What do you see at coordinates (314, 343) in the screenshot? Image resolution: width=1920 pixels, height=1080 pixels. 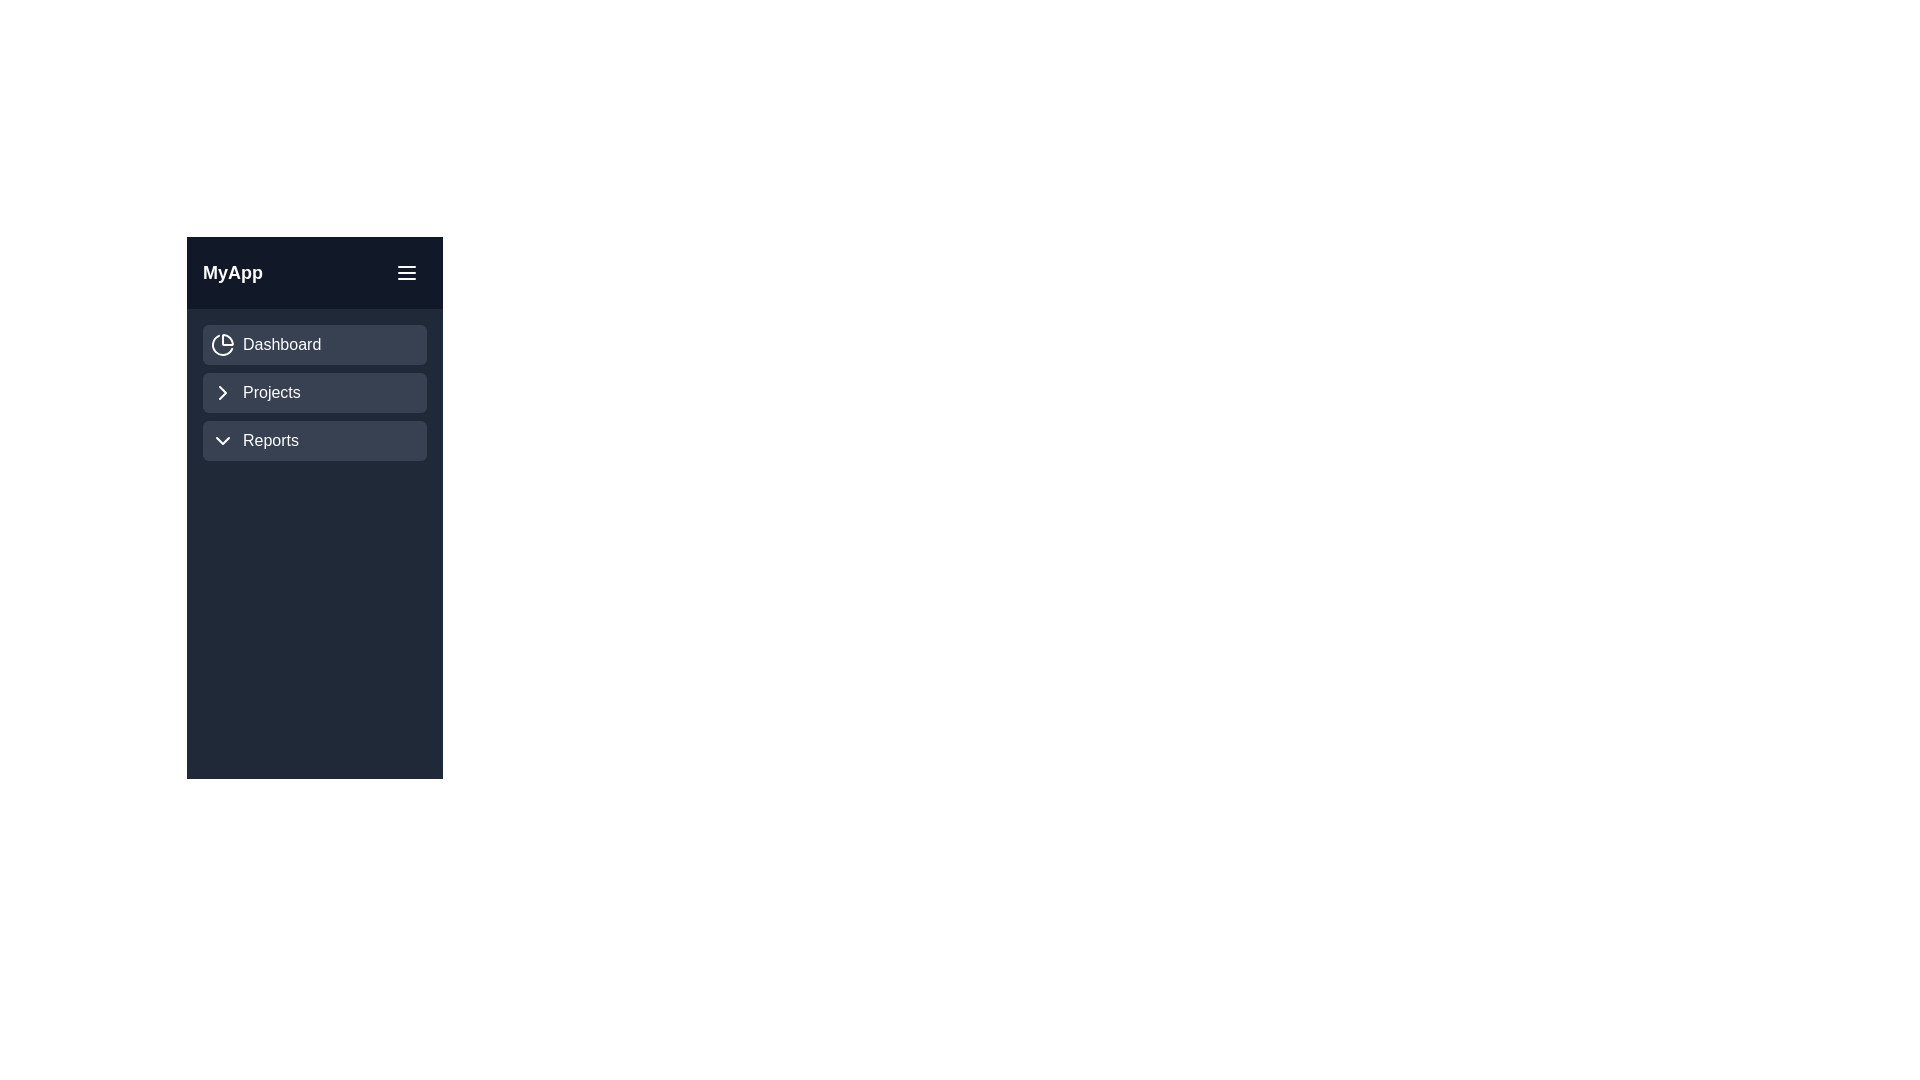 I see `the 'Dashboard' menu item to select it` at bounding box center [314, 343].